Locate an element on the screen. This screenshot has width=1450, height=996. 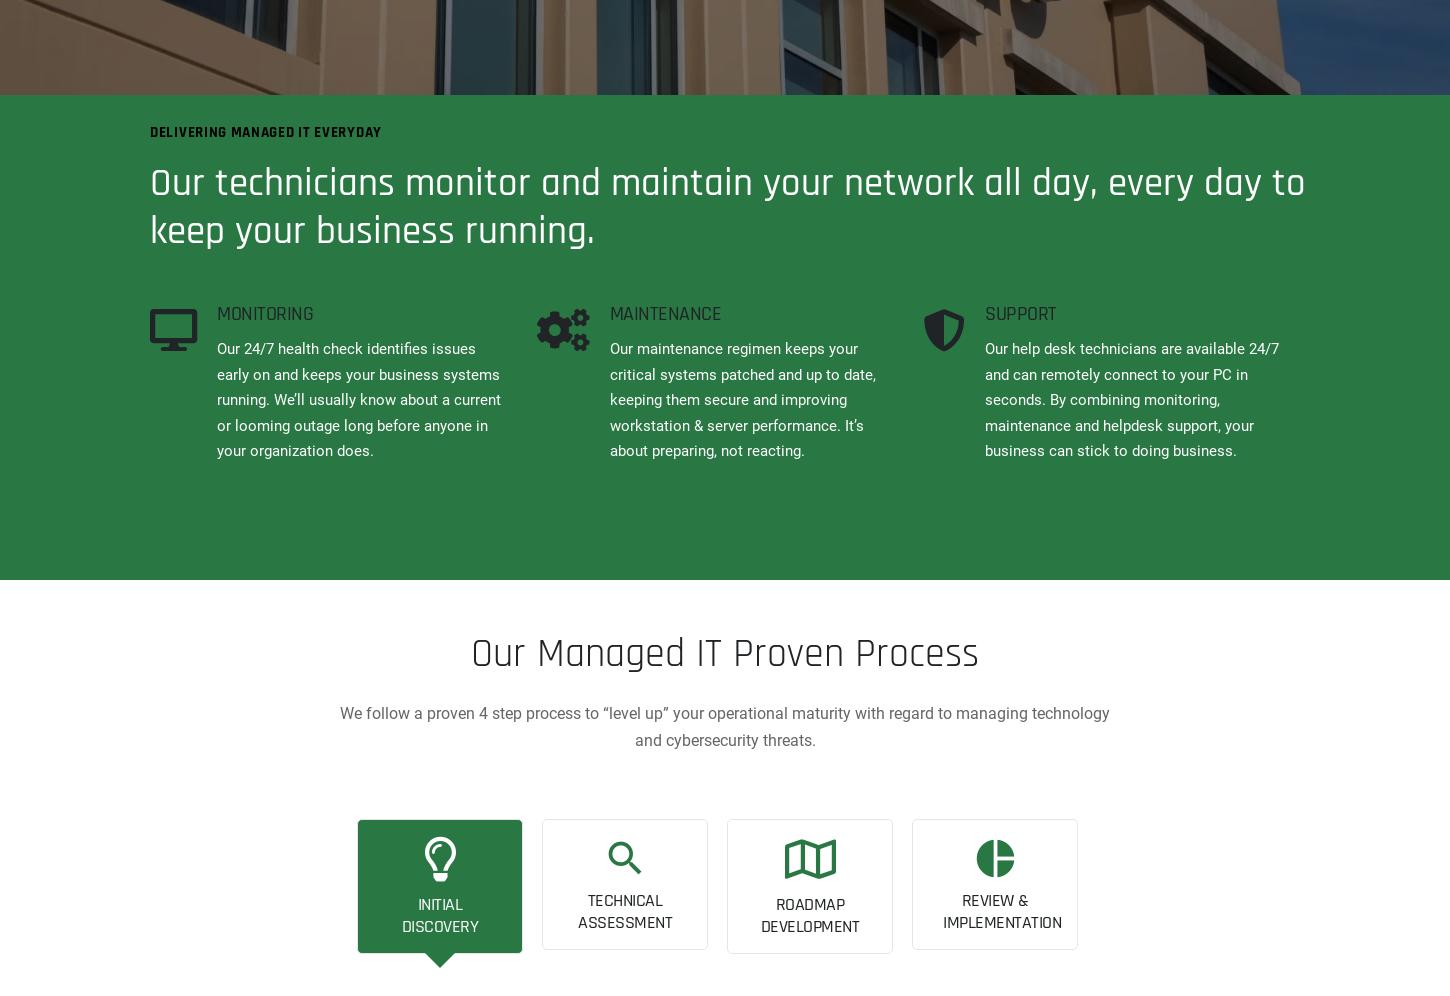
'REVIEW & IMPLEMENTATION' is located at coordinates (1001, 909).